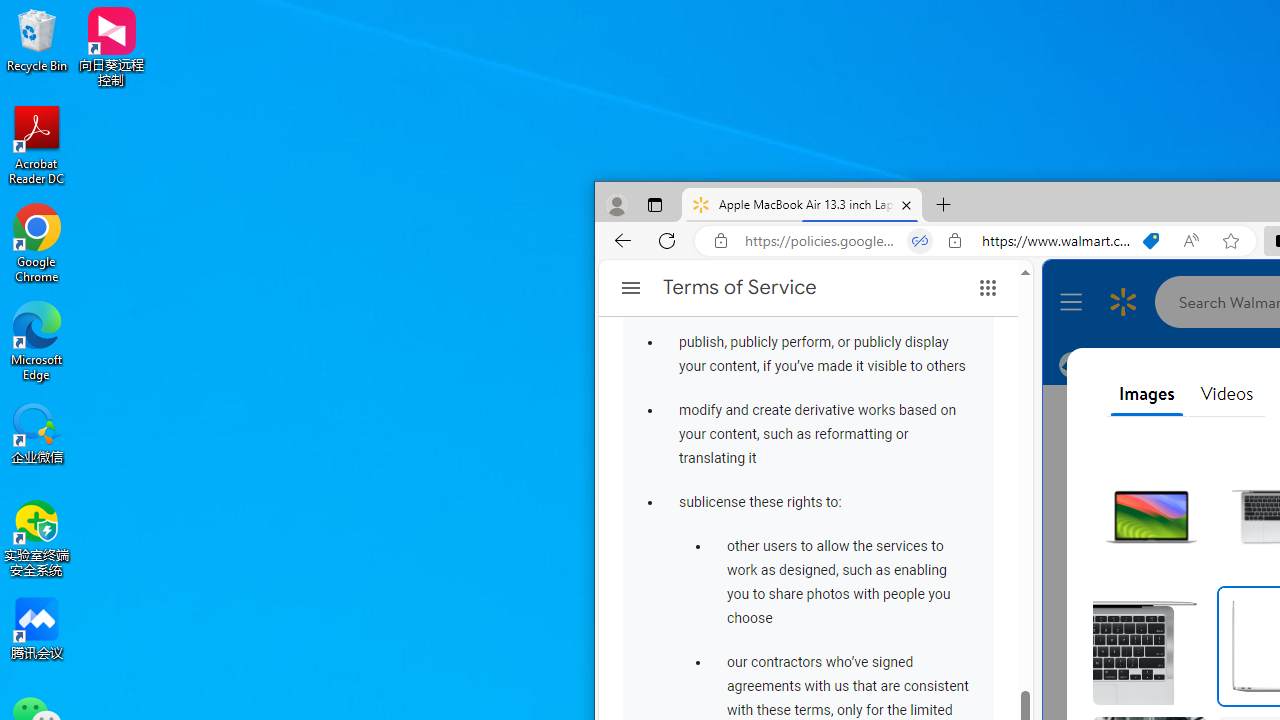 Image resolution: width=1280 pixels, height=720 pixels. What do you see at coordinates (919, 240) in the screenshot?
I see `'Tabs in split screen'` at bounding box center [919, 240].